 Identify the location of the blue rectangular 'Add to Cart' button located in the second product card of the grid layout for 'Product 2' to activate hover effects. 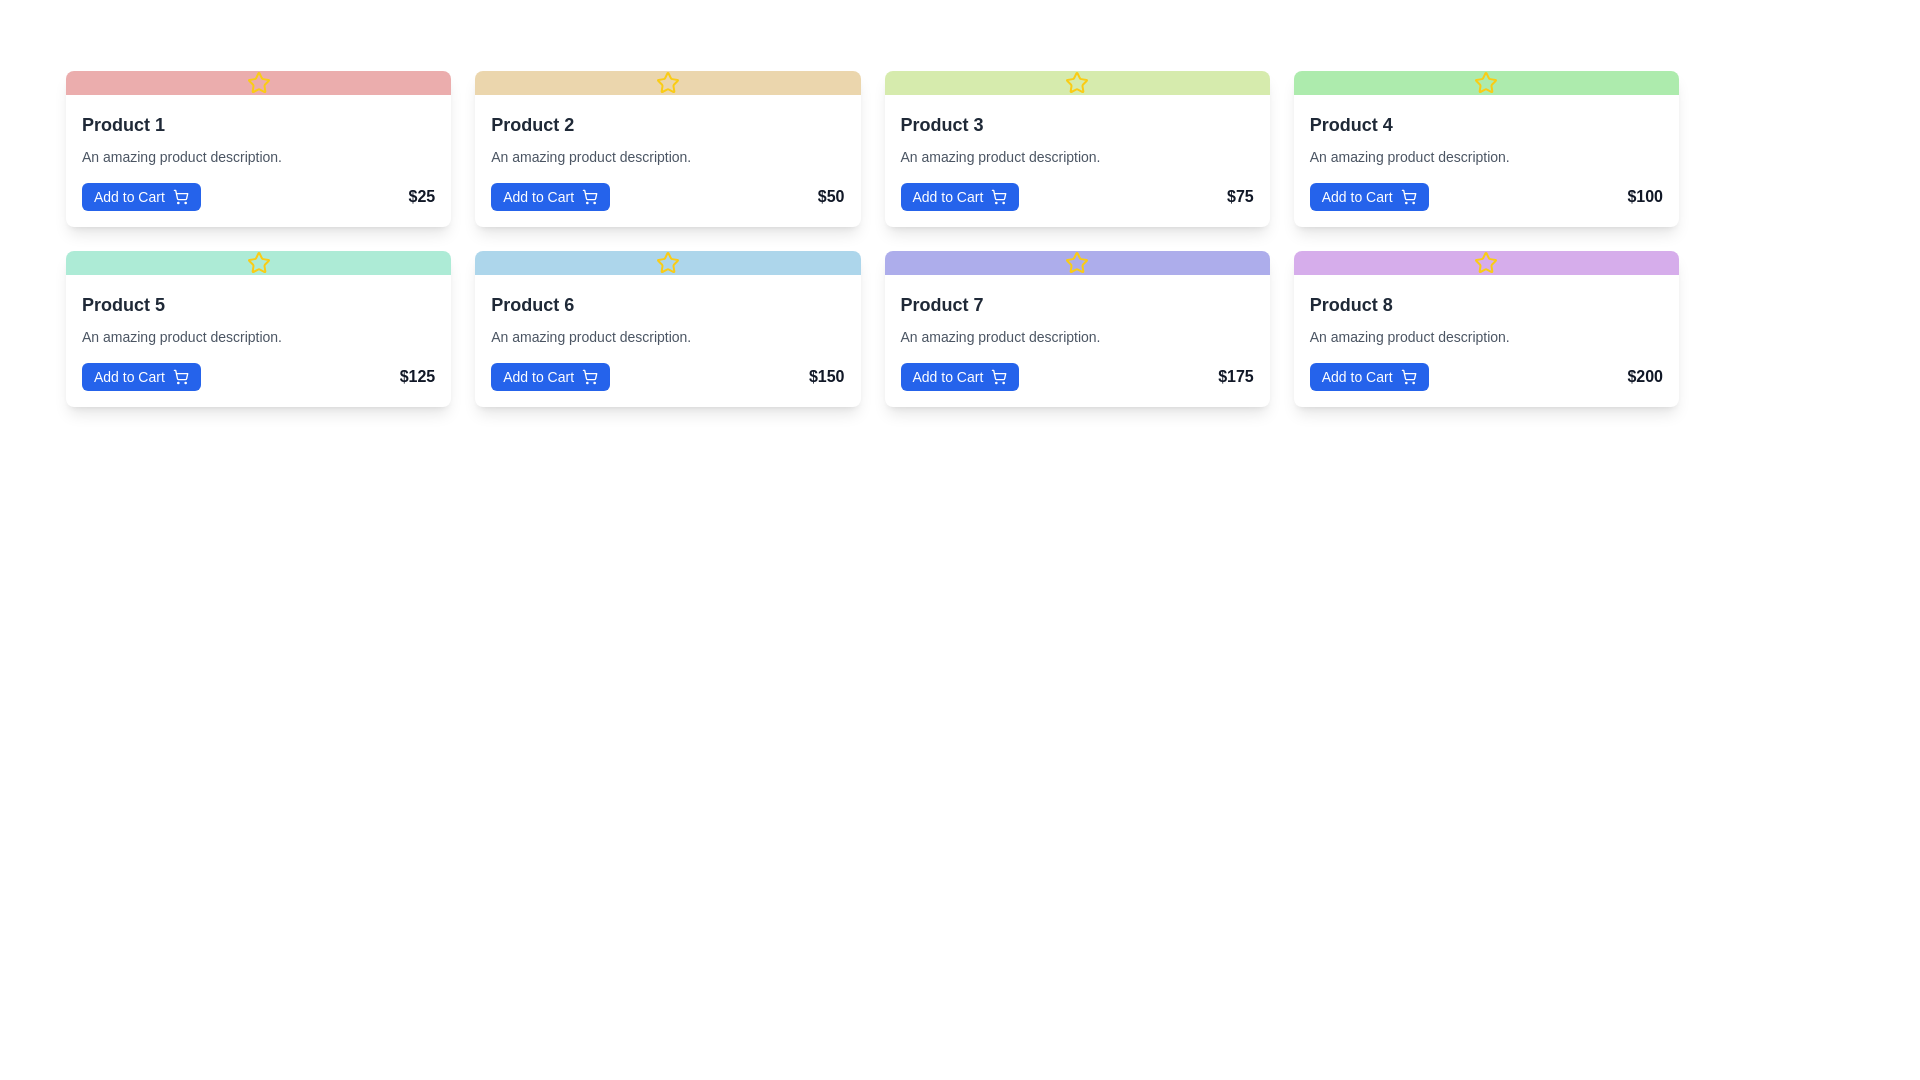
(550, 196).